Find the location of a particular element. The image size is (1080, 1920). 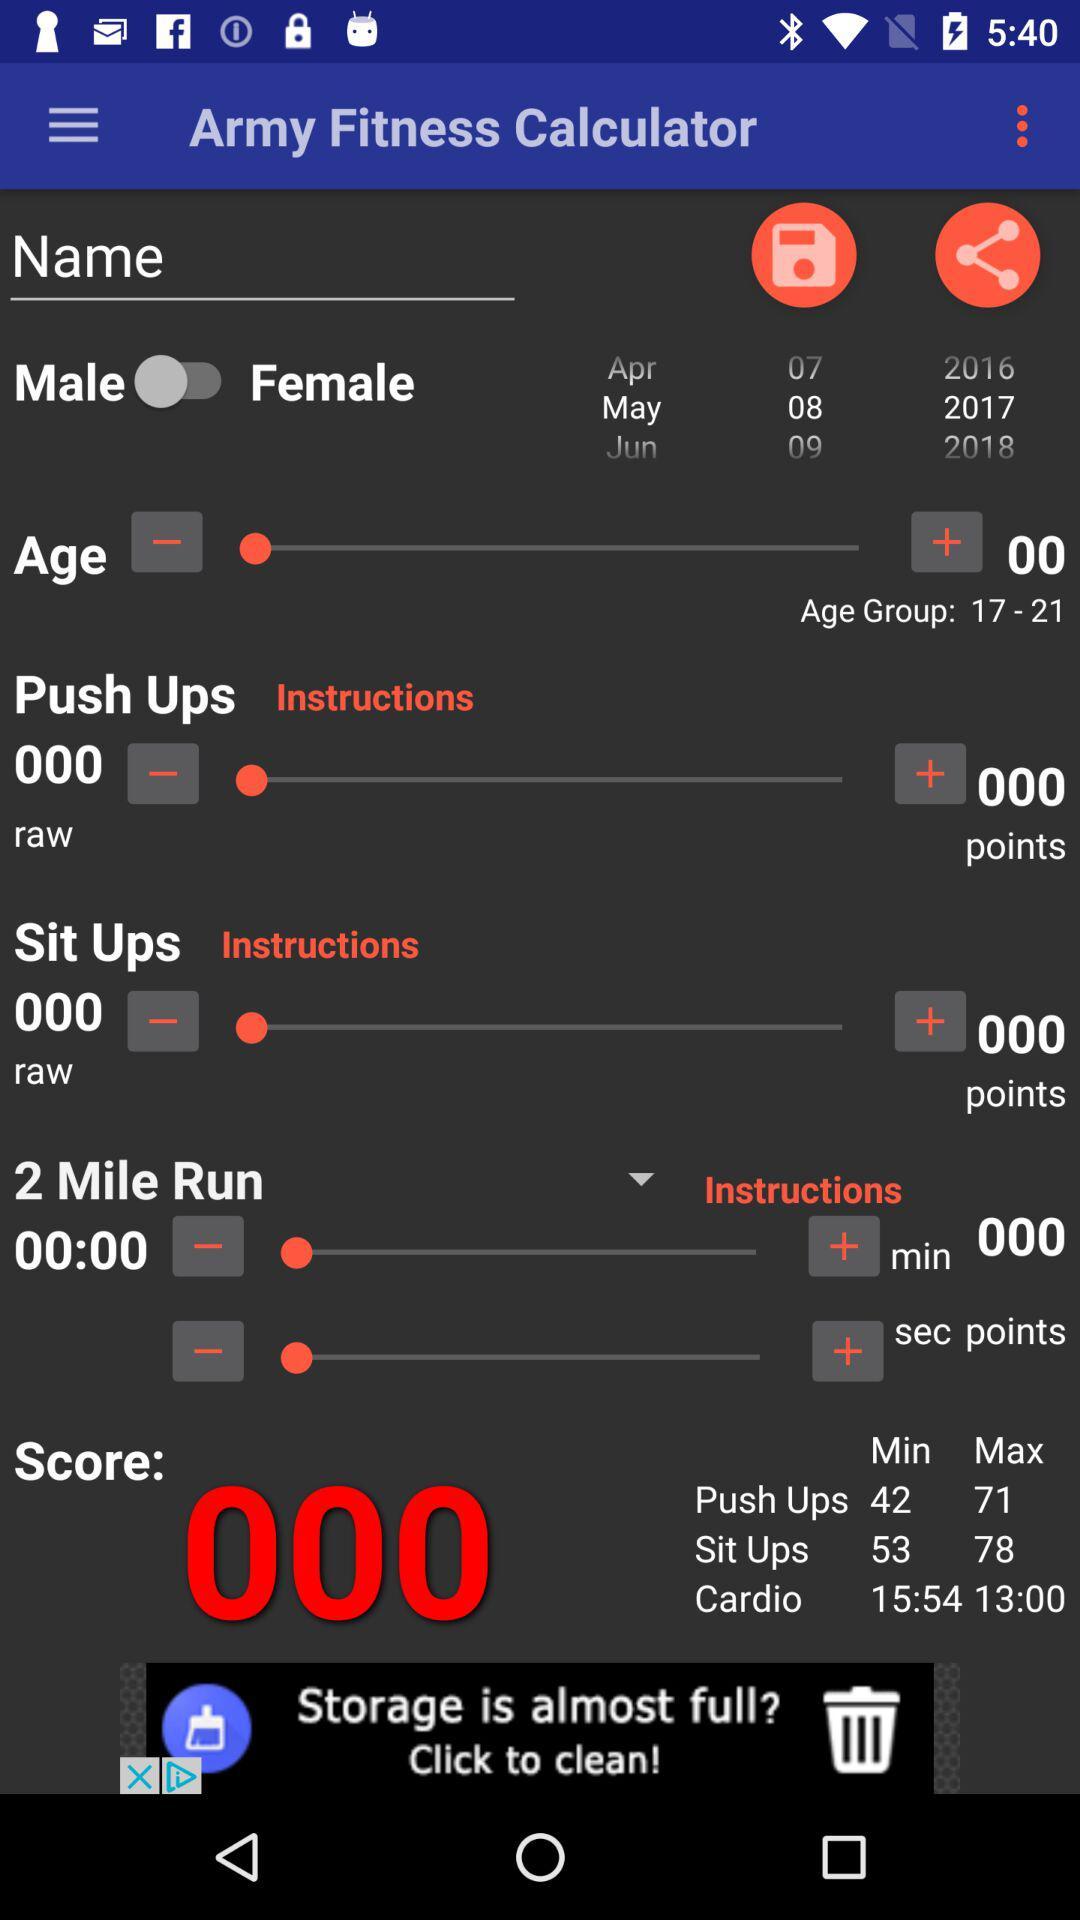

click decrease button is located at coordinates (208, 1351).